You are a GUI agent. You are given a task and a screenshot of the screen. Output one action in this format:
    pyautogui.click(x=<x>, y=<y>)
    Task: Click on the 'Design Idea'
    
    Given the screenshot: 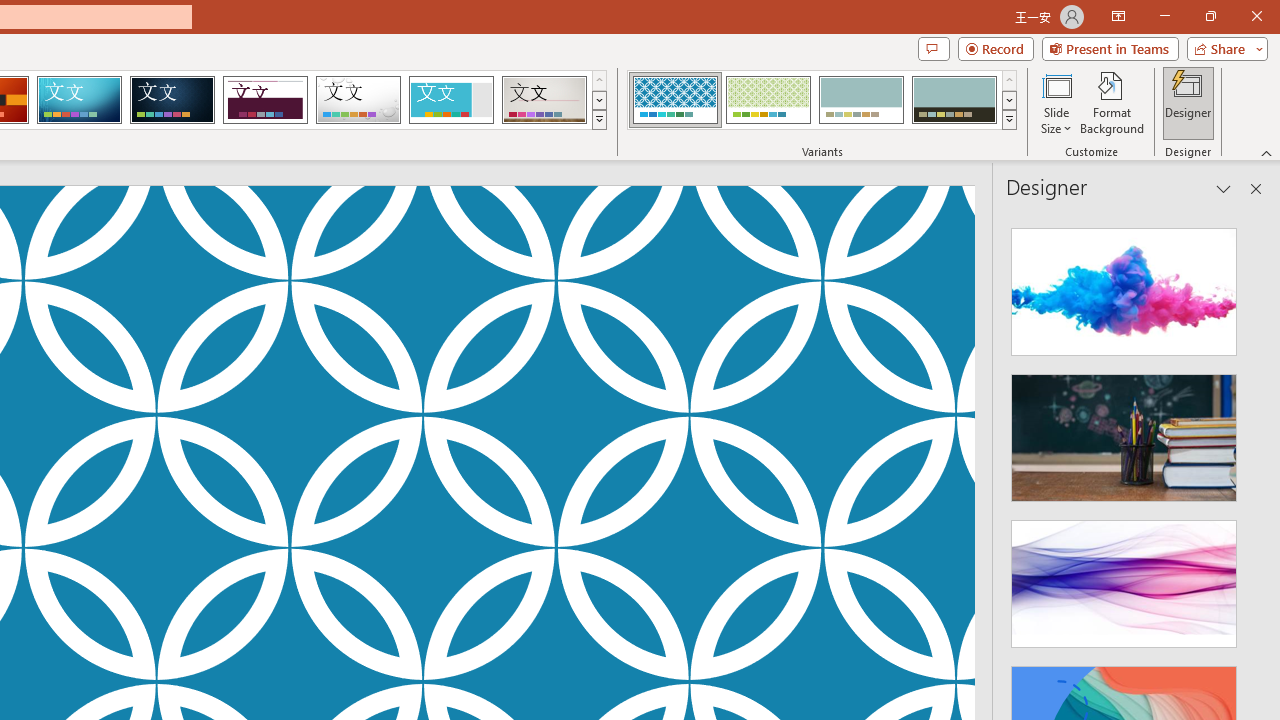 What is the action you would take?
    pyautogui.click(x=1124, y=577)
    